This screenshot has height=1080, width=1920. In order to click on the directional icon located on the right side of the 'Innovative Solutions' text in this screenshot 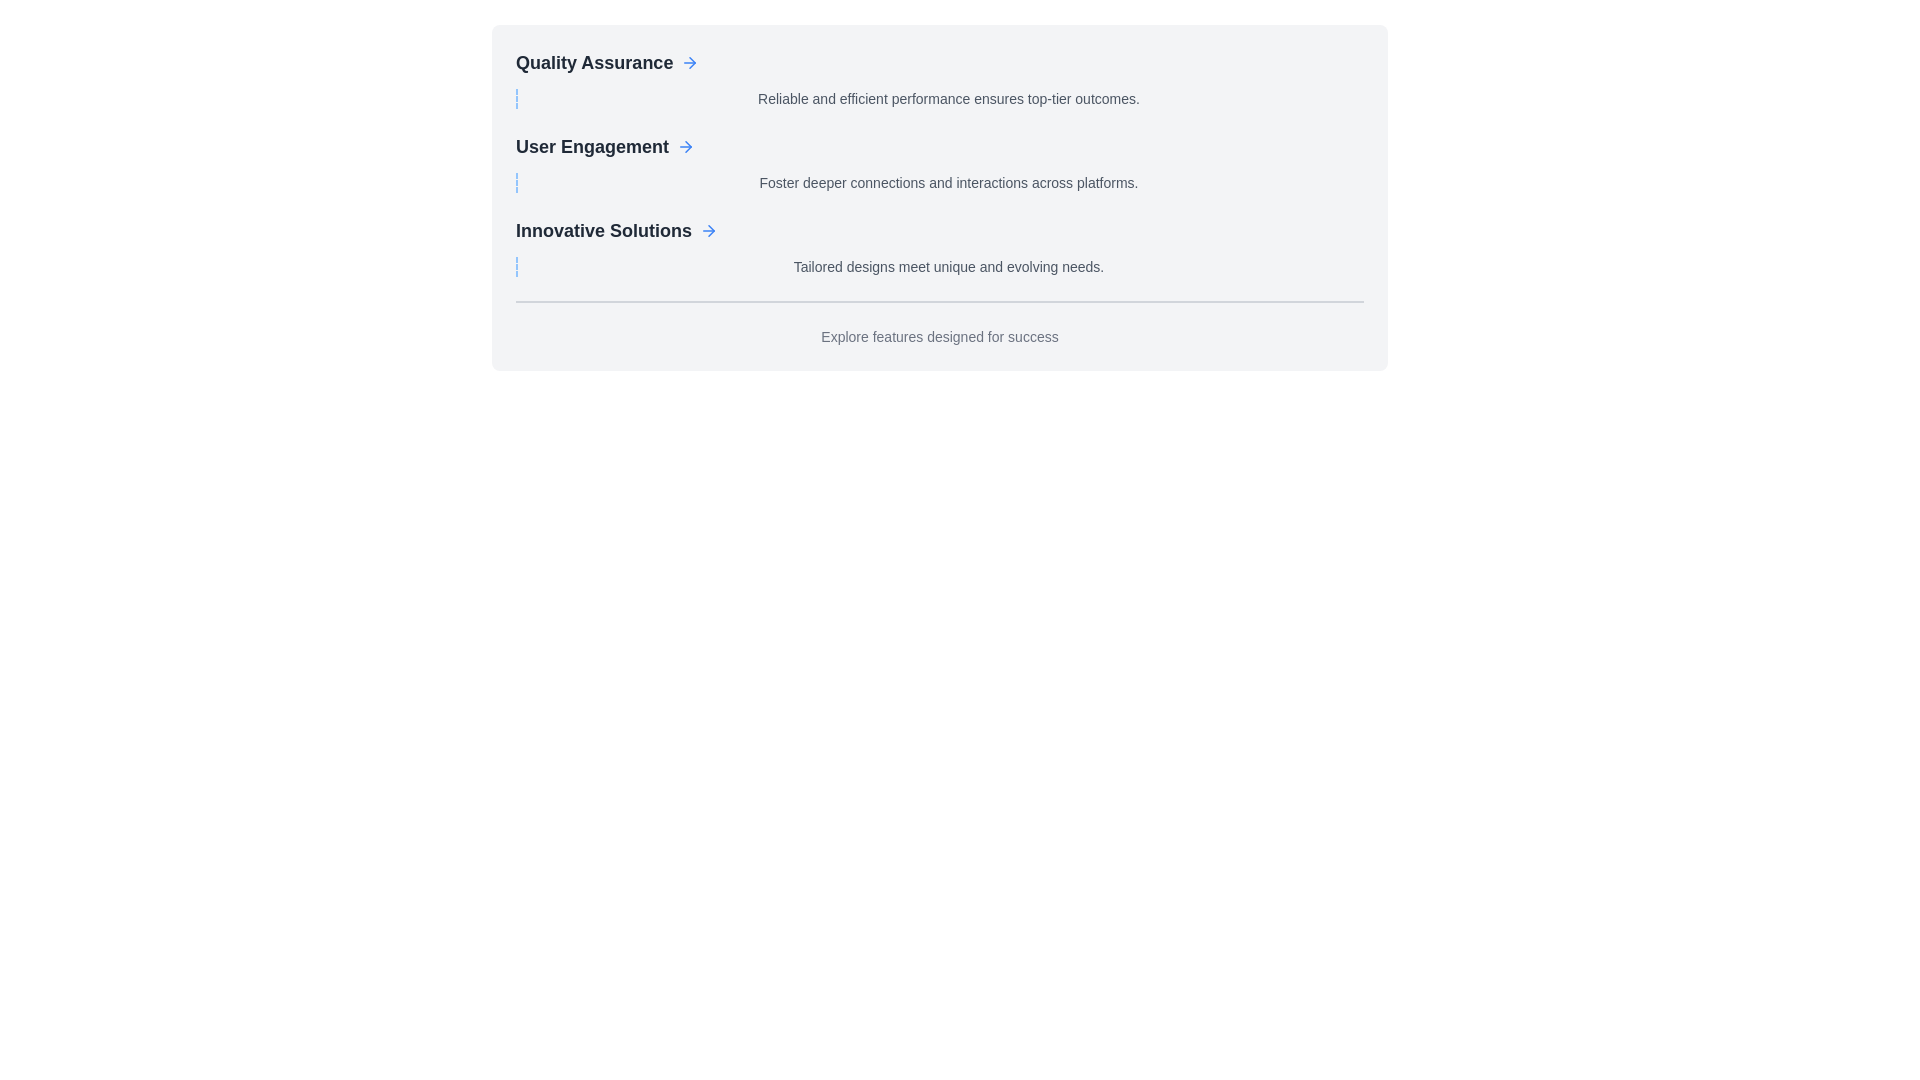, I will do `click(709, 230)`.